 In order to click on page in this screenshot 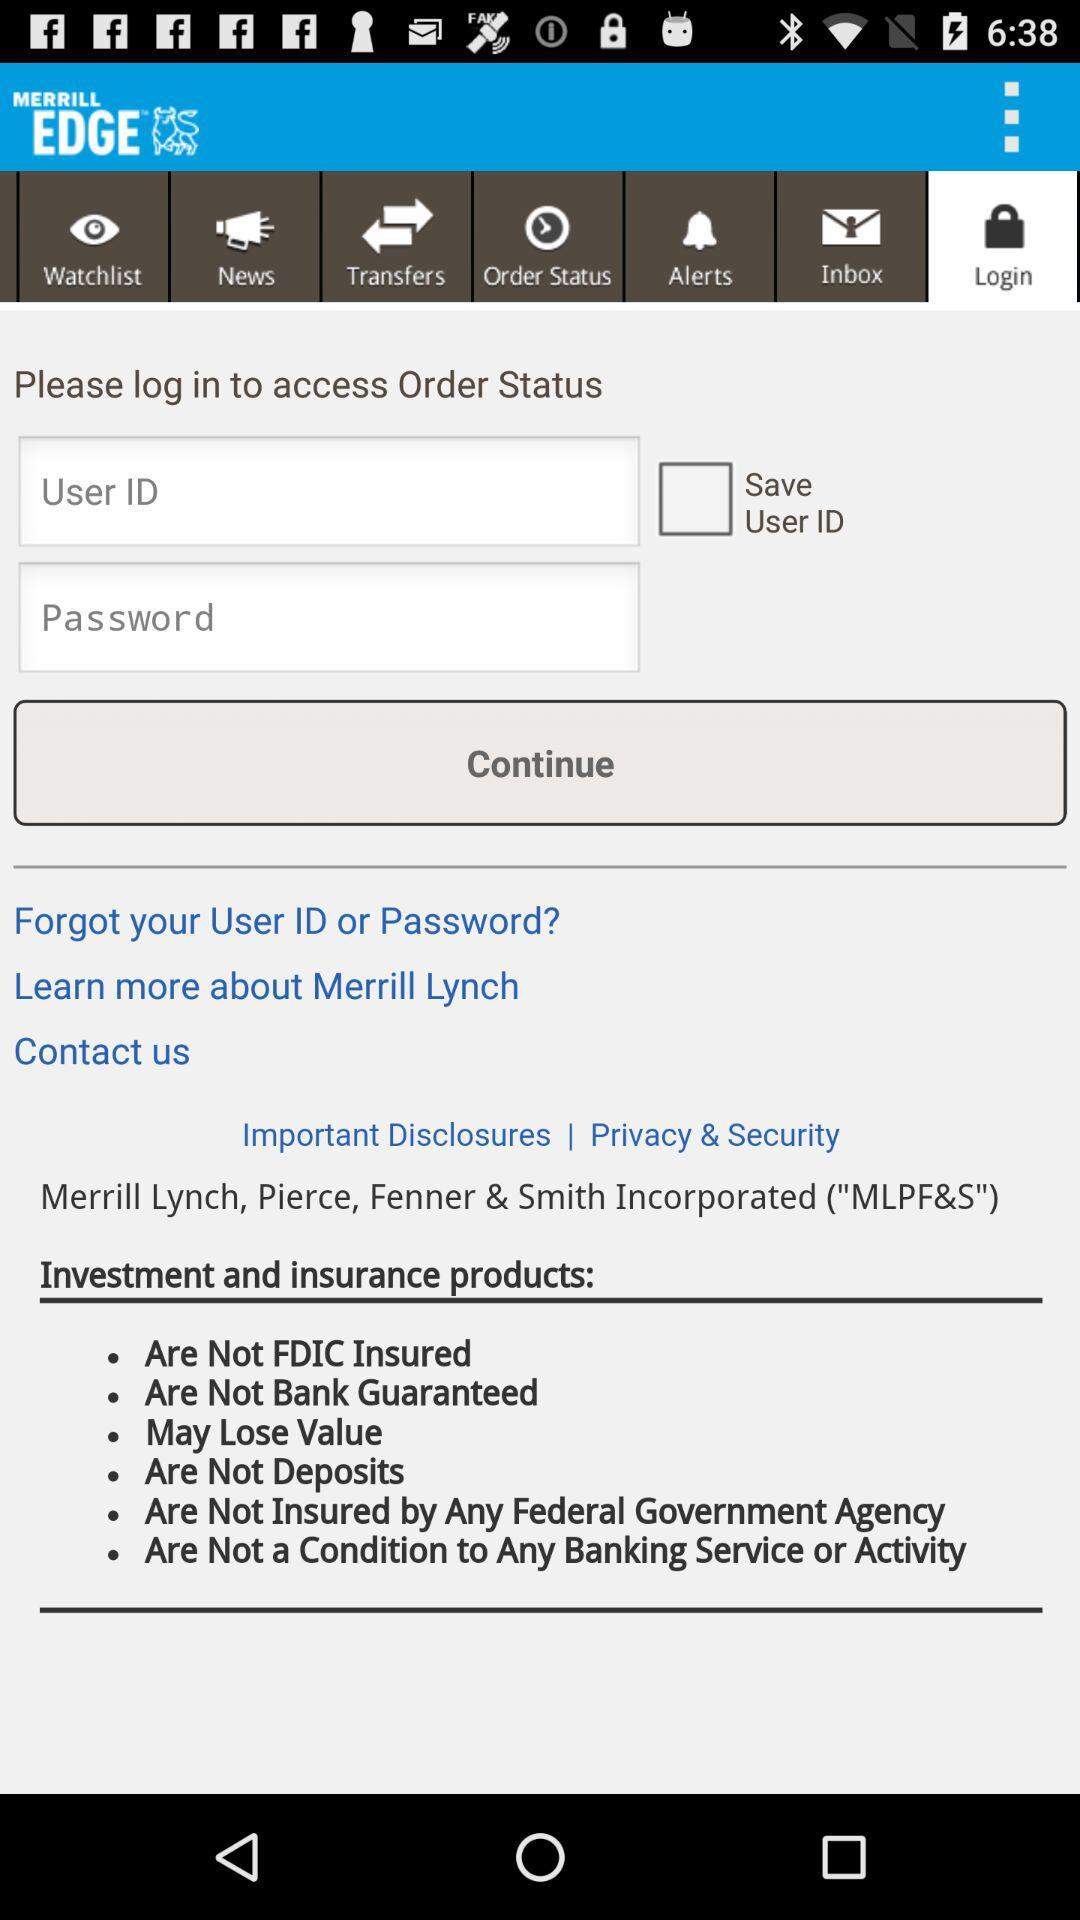, I will do `click(548, 236)`.